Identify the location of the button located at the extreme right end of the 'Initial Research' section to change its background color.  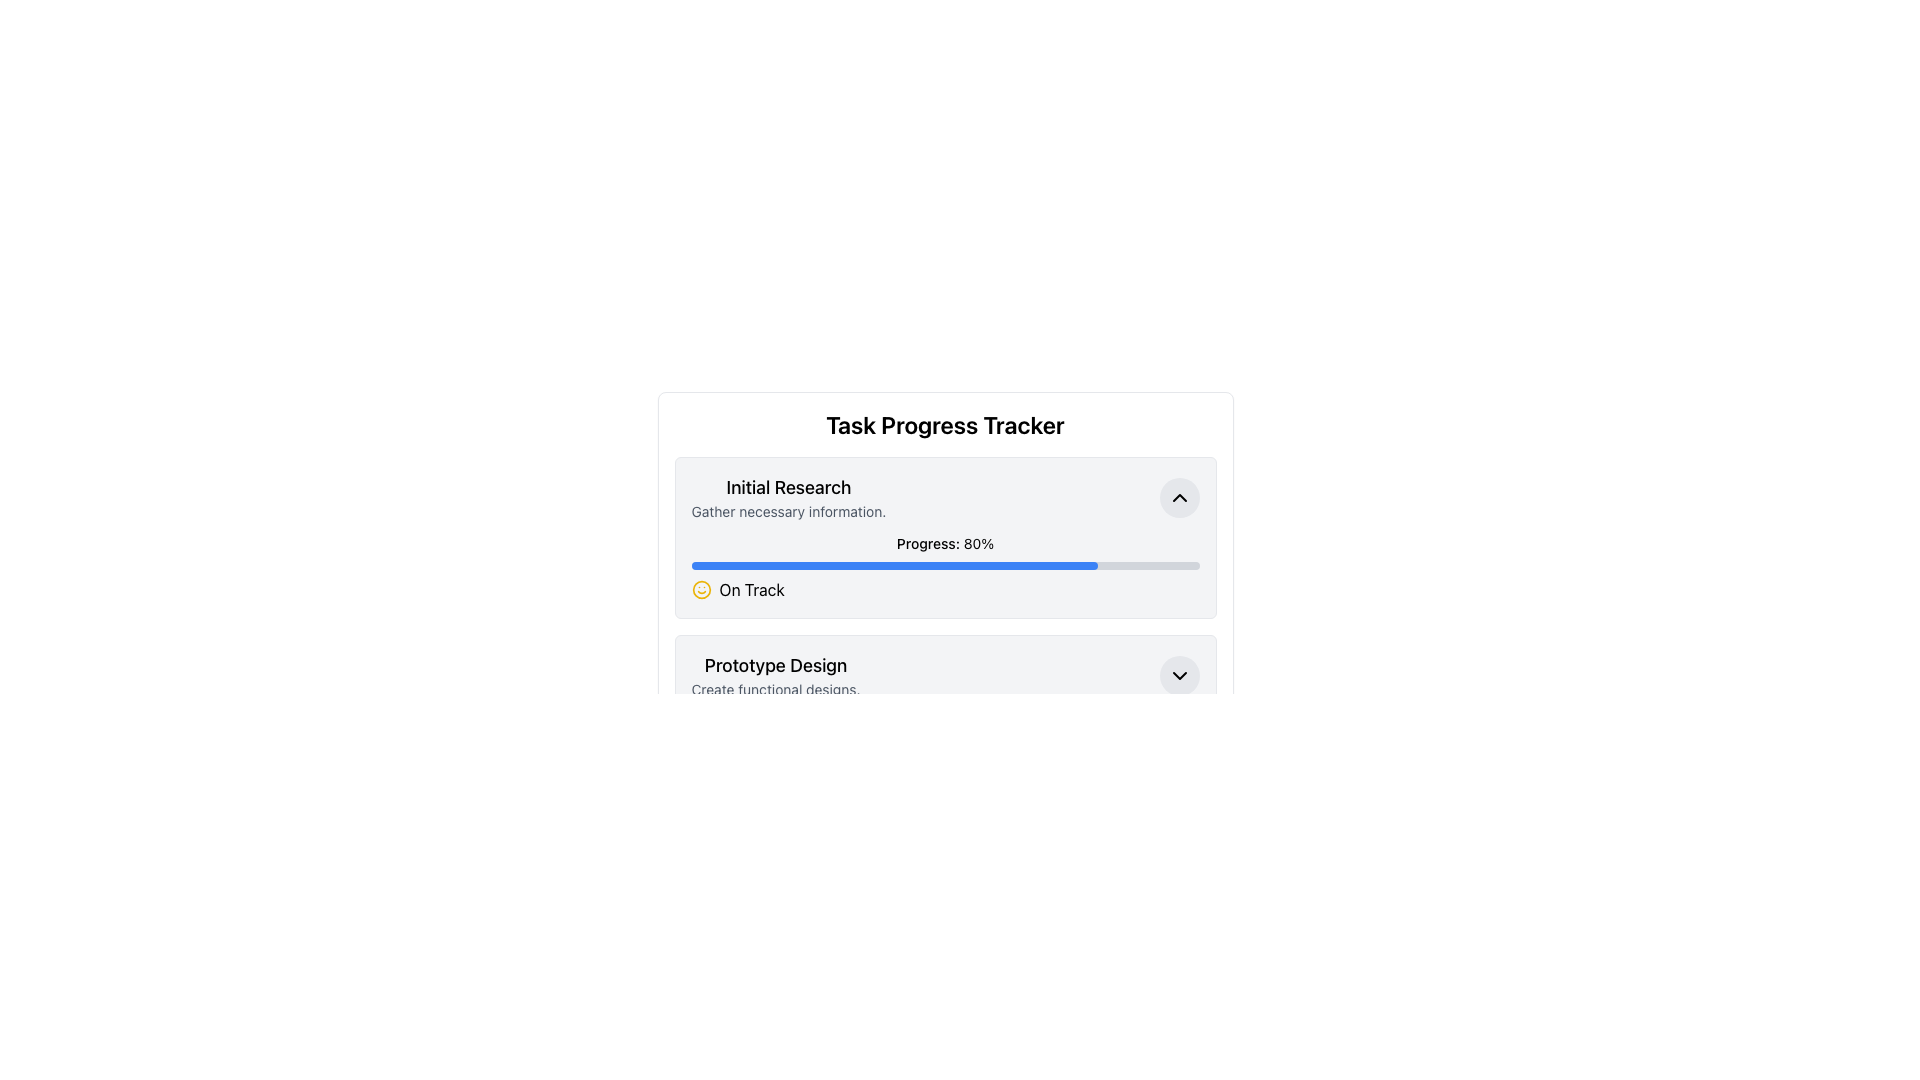
(1179, 496).